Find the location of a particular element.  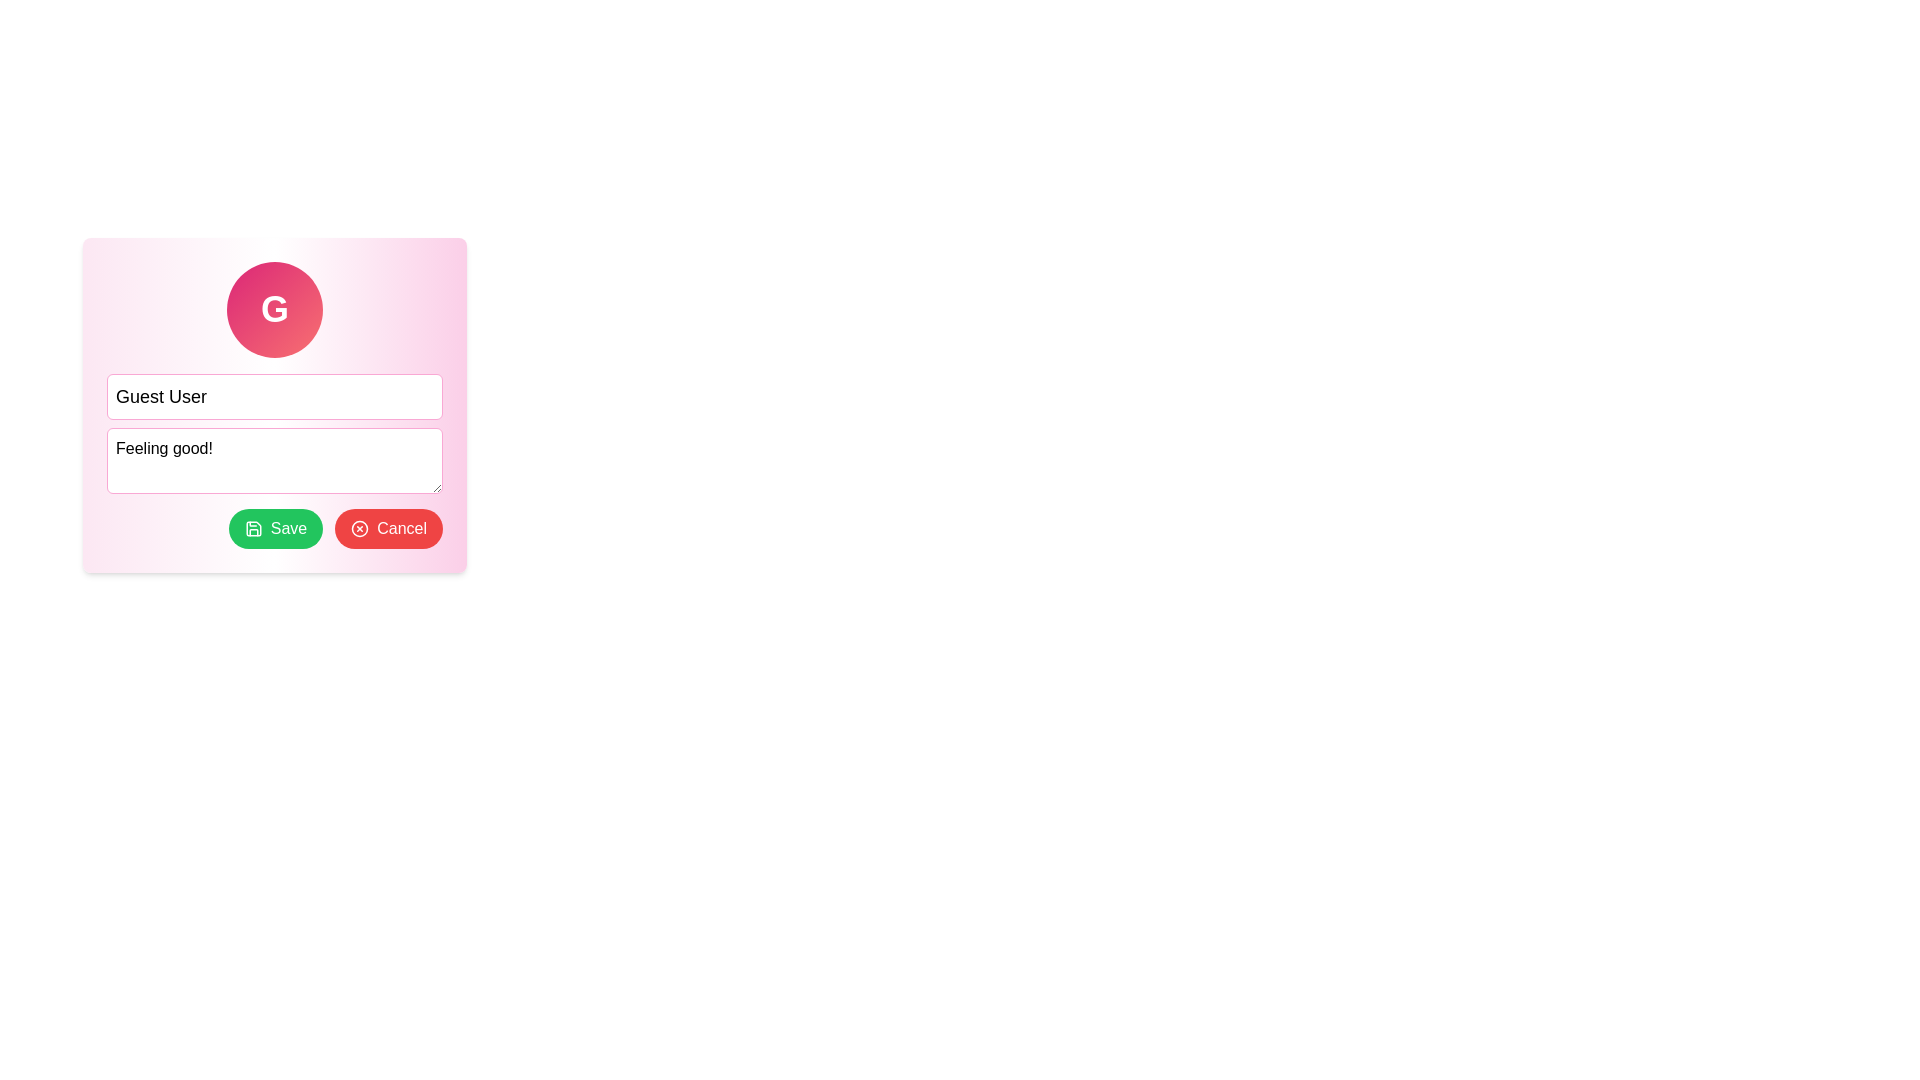

the bright red 'Cancel' button located at the bottom-right corner of the modal, which features a white rounded text and an 'X' icon is located at coordinates (389, 527).